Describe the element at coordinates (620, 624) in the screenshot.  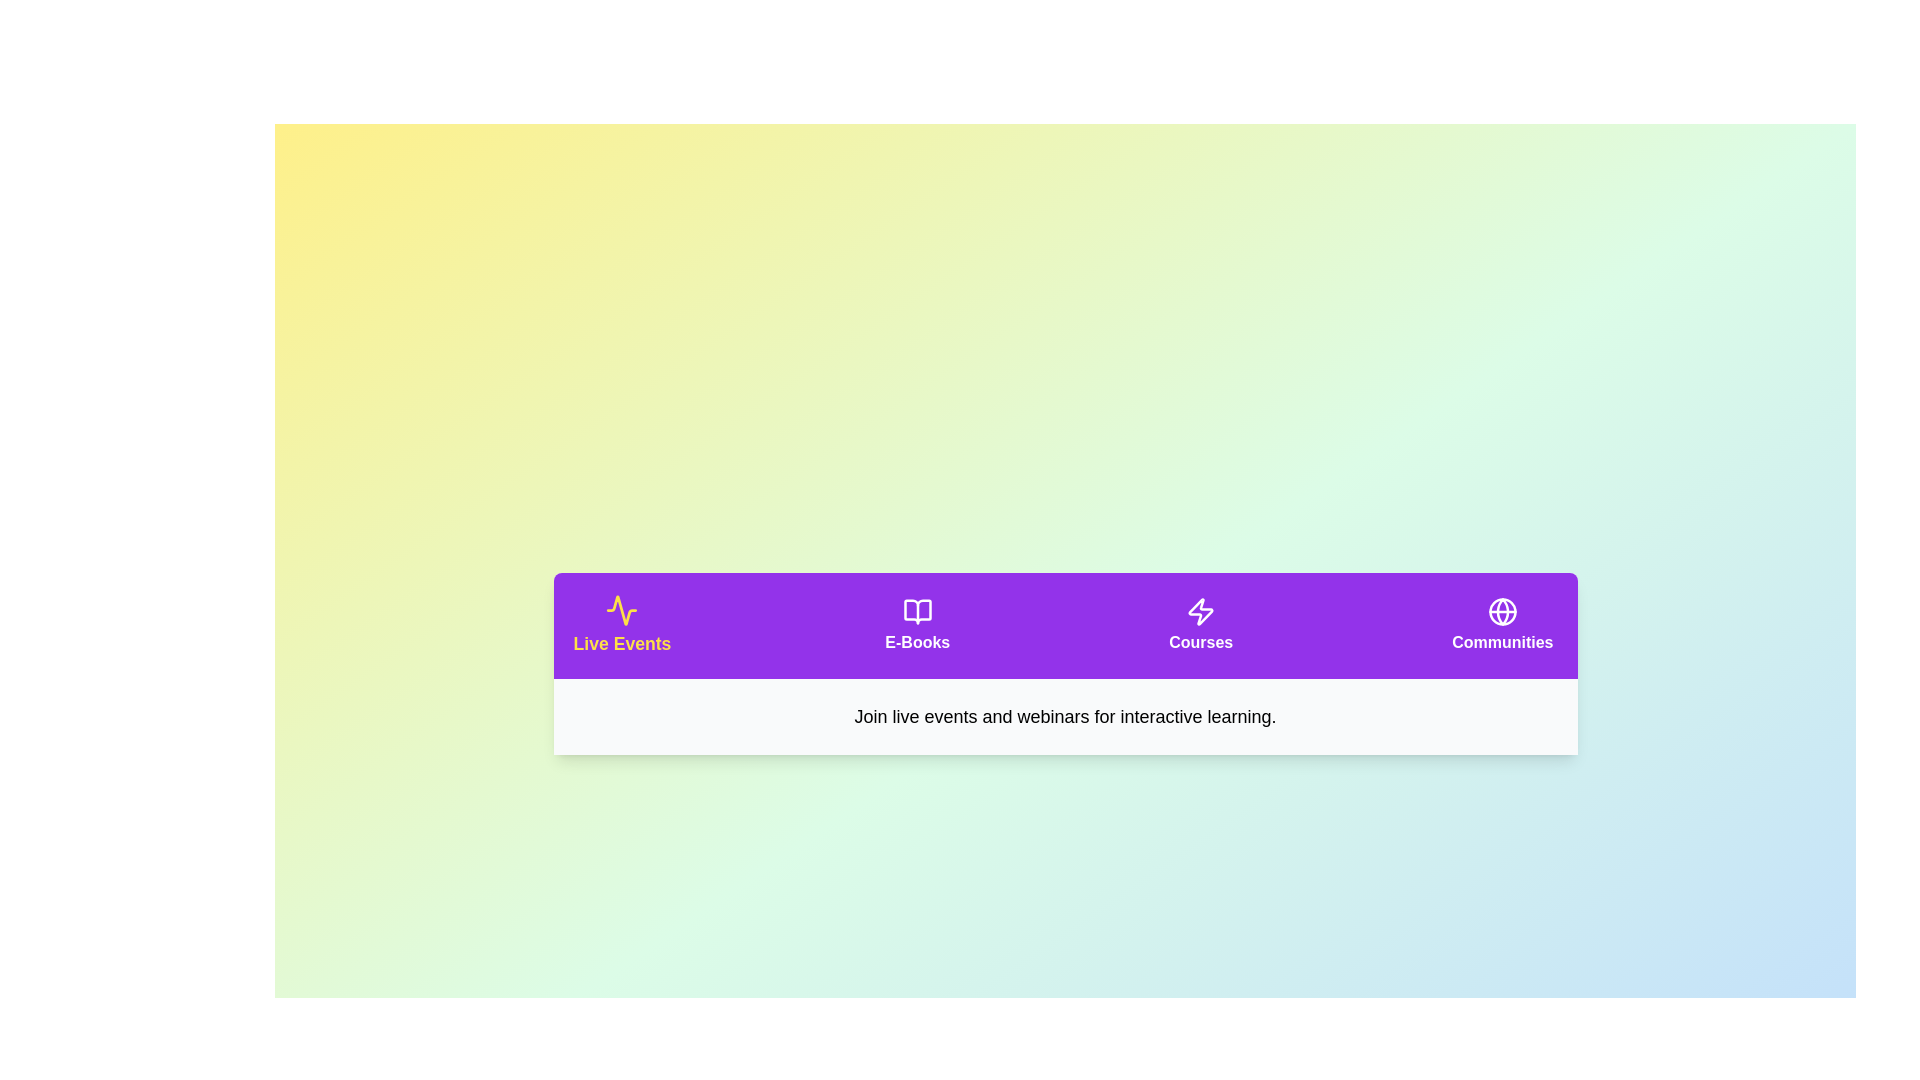
I see `the tab button labeled Live Events to observe its visual effect` at that location.